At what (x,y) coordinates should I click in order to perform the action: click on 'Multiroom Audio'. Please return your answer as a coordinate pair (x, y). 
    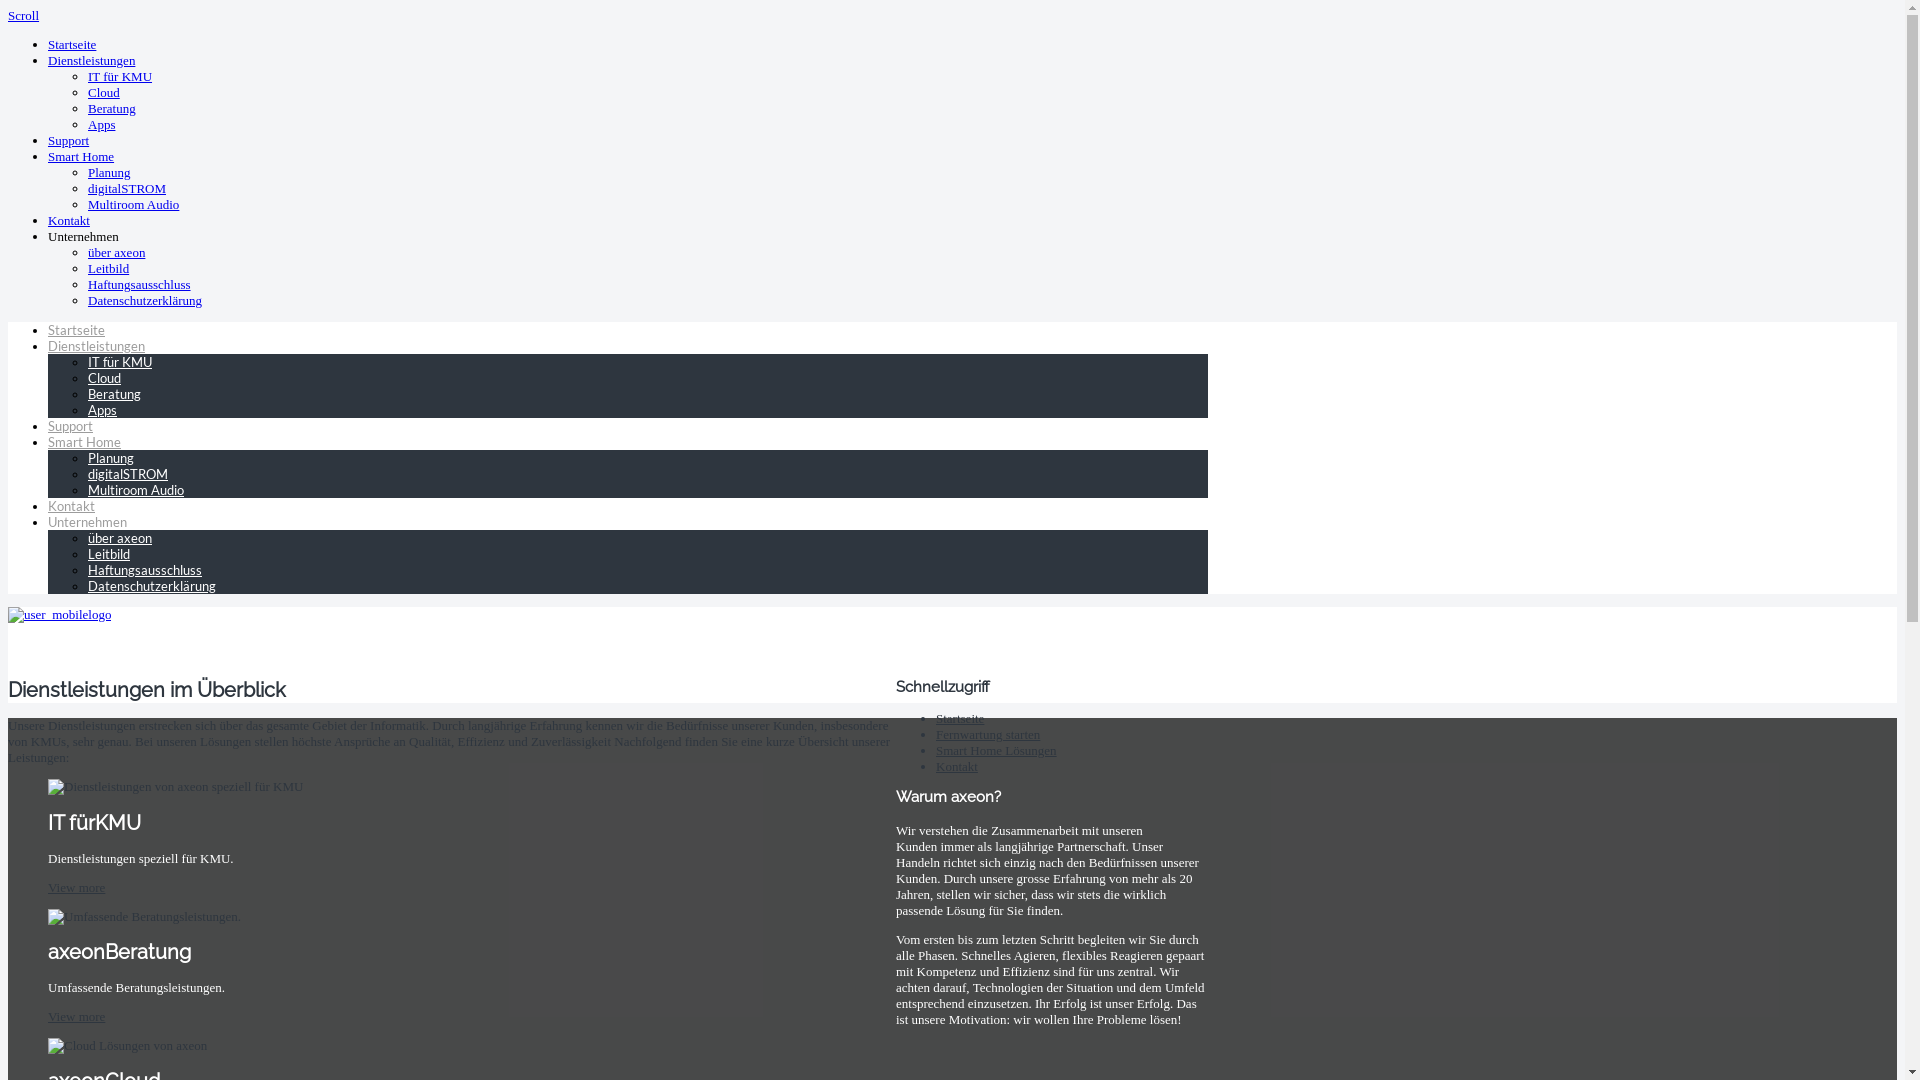
    Looking at the image, I should click on (132, 204).